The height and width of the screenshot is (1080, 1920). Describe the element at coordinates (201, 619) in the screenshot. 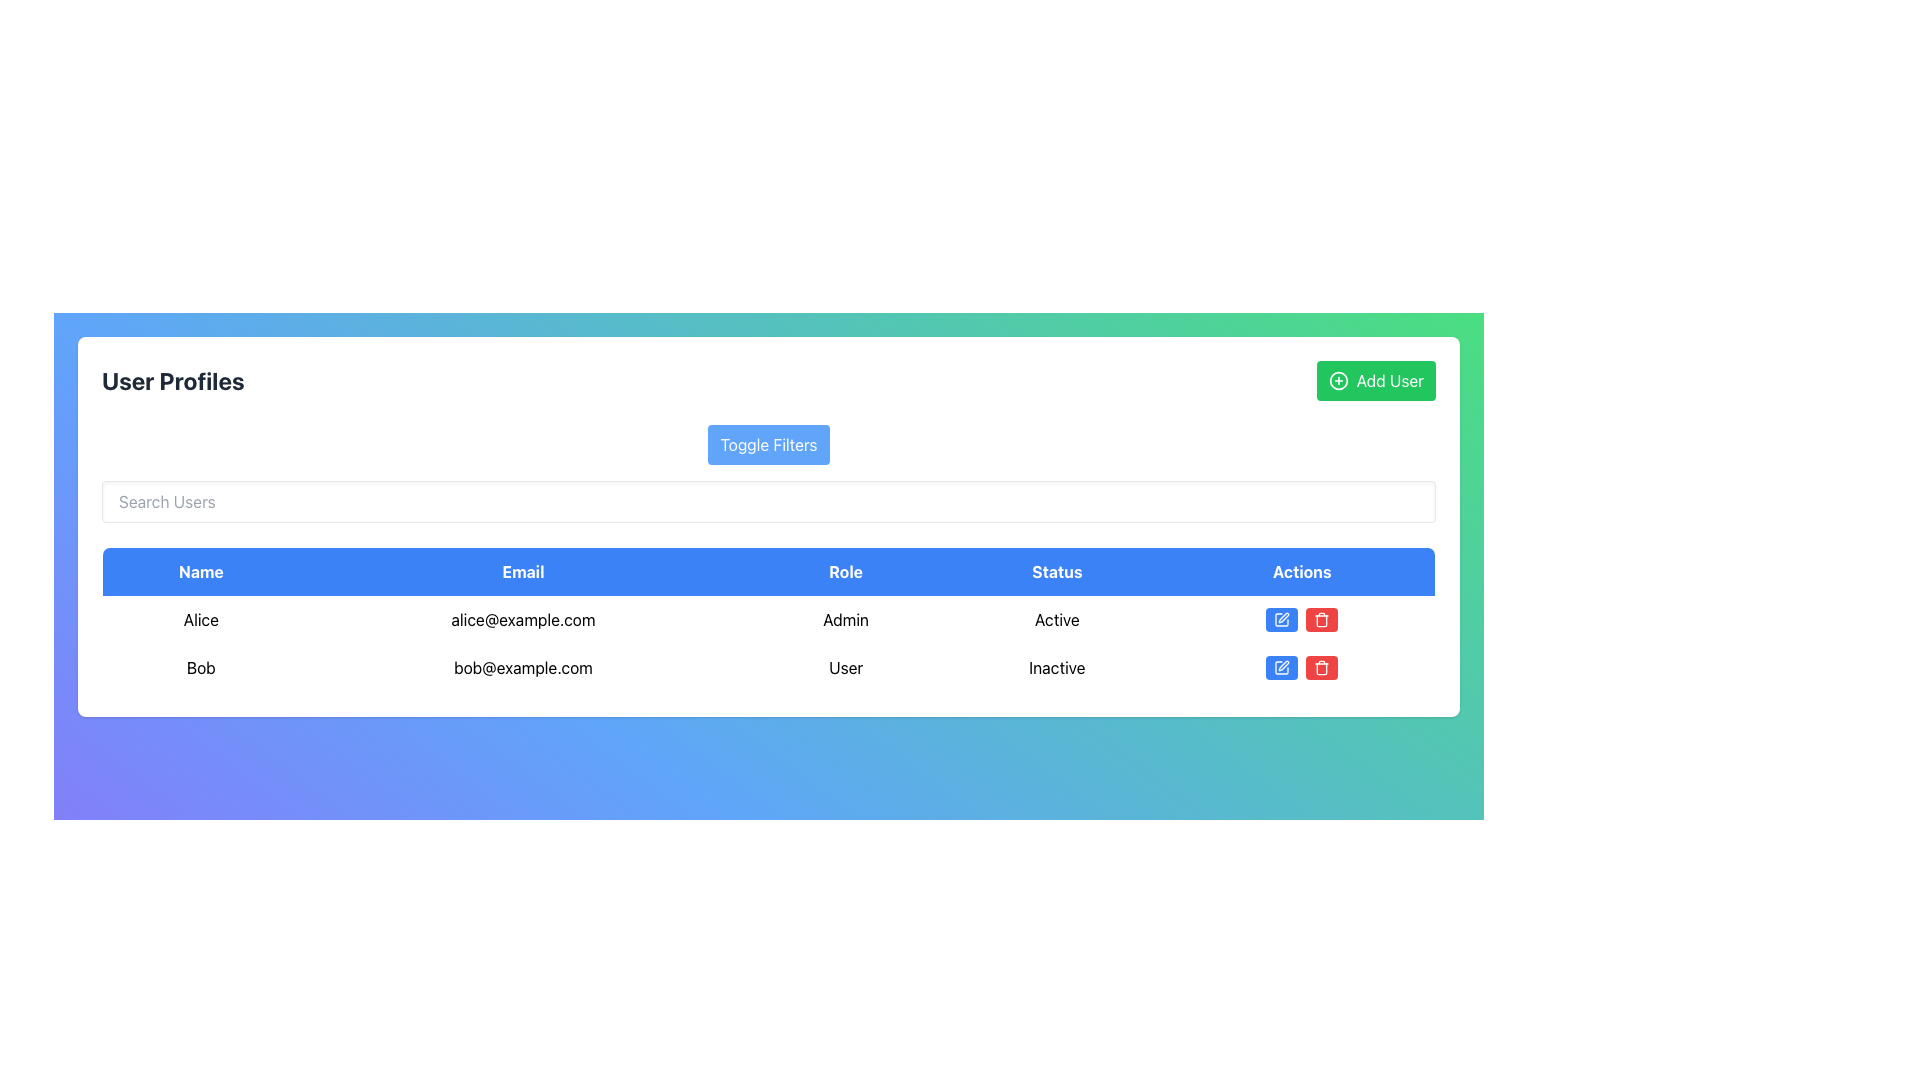

I see `the Text Label displaying the name 'Alice' in the second row of the User Profiles table, which is non-interactive and serves to inform the viewer of the user's identity` at that location.